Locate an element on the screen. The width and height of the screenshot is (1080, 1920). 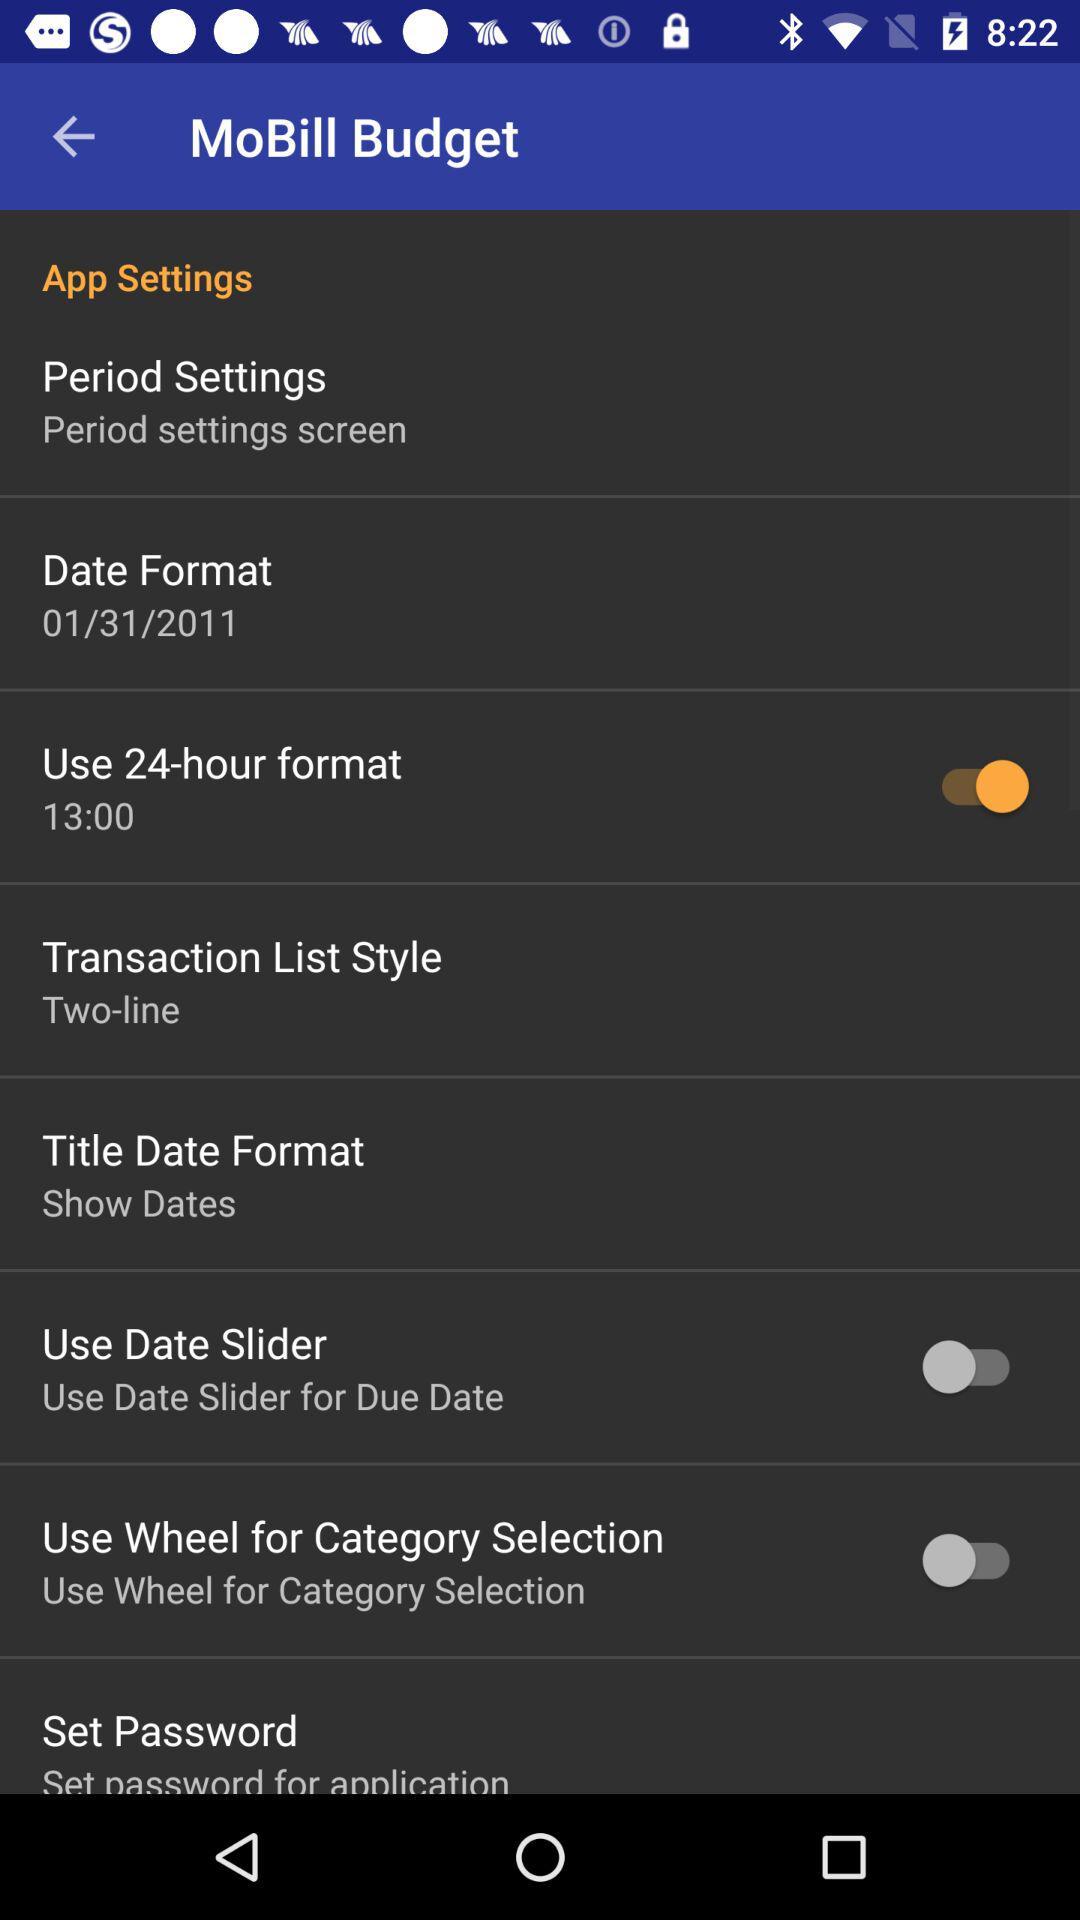
app settings icon is located at coordinates (540, 254).